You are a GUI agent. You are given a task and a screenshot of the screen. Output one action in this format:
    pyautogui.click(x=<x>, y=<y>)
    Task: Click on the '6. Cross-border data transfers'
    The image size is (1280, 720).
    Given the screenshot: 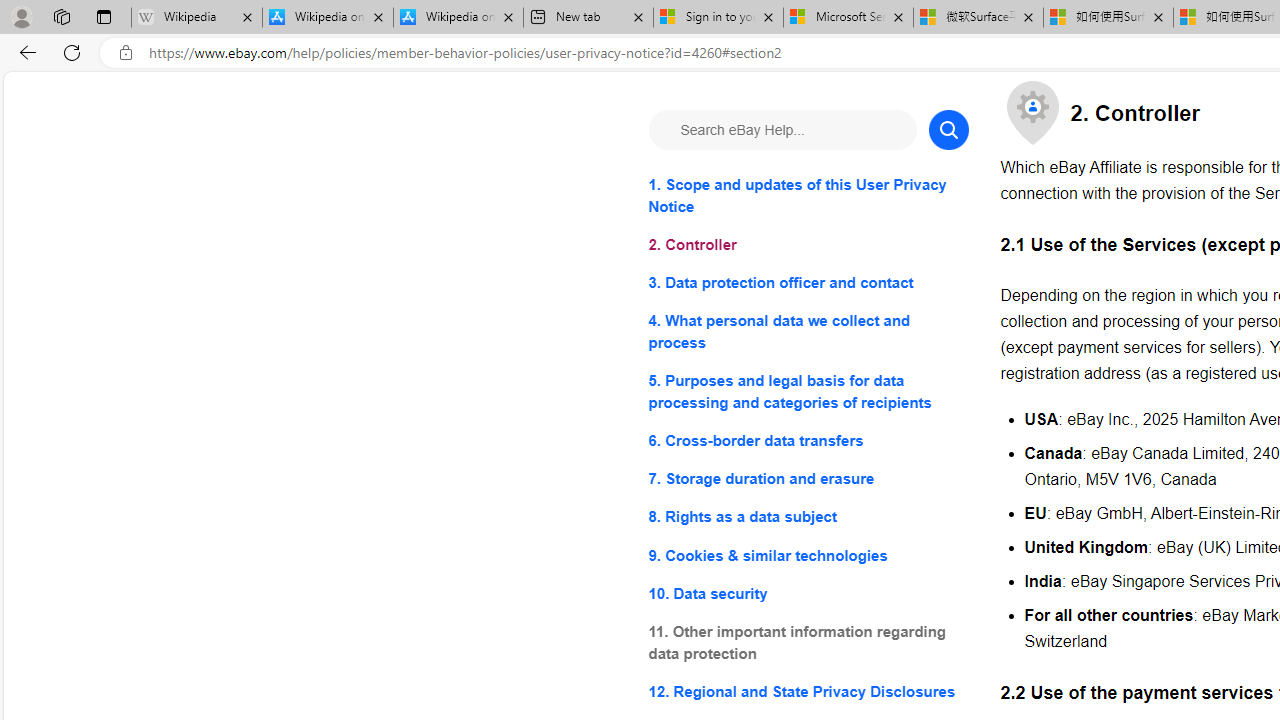 What is the action you would take?
    pyautogui.click(x=808, y=440)
    